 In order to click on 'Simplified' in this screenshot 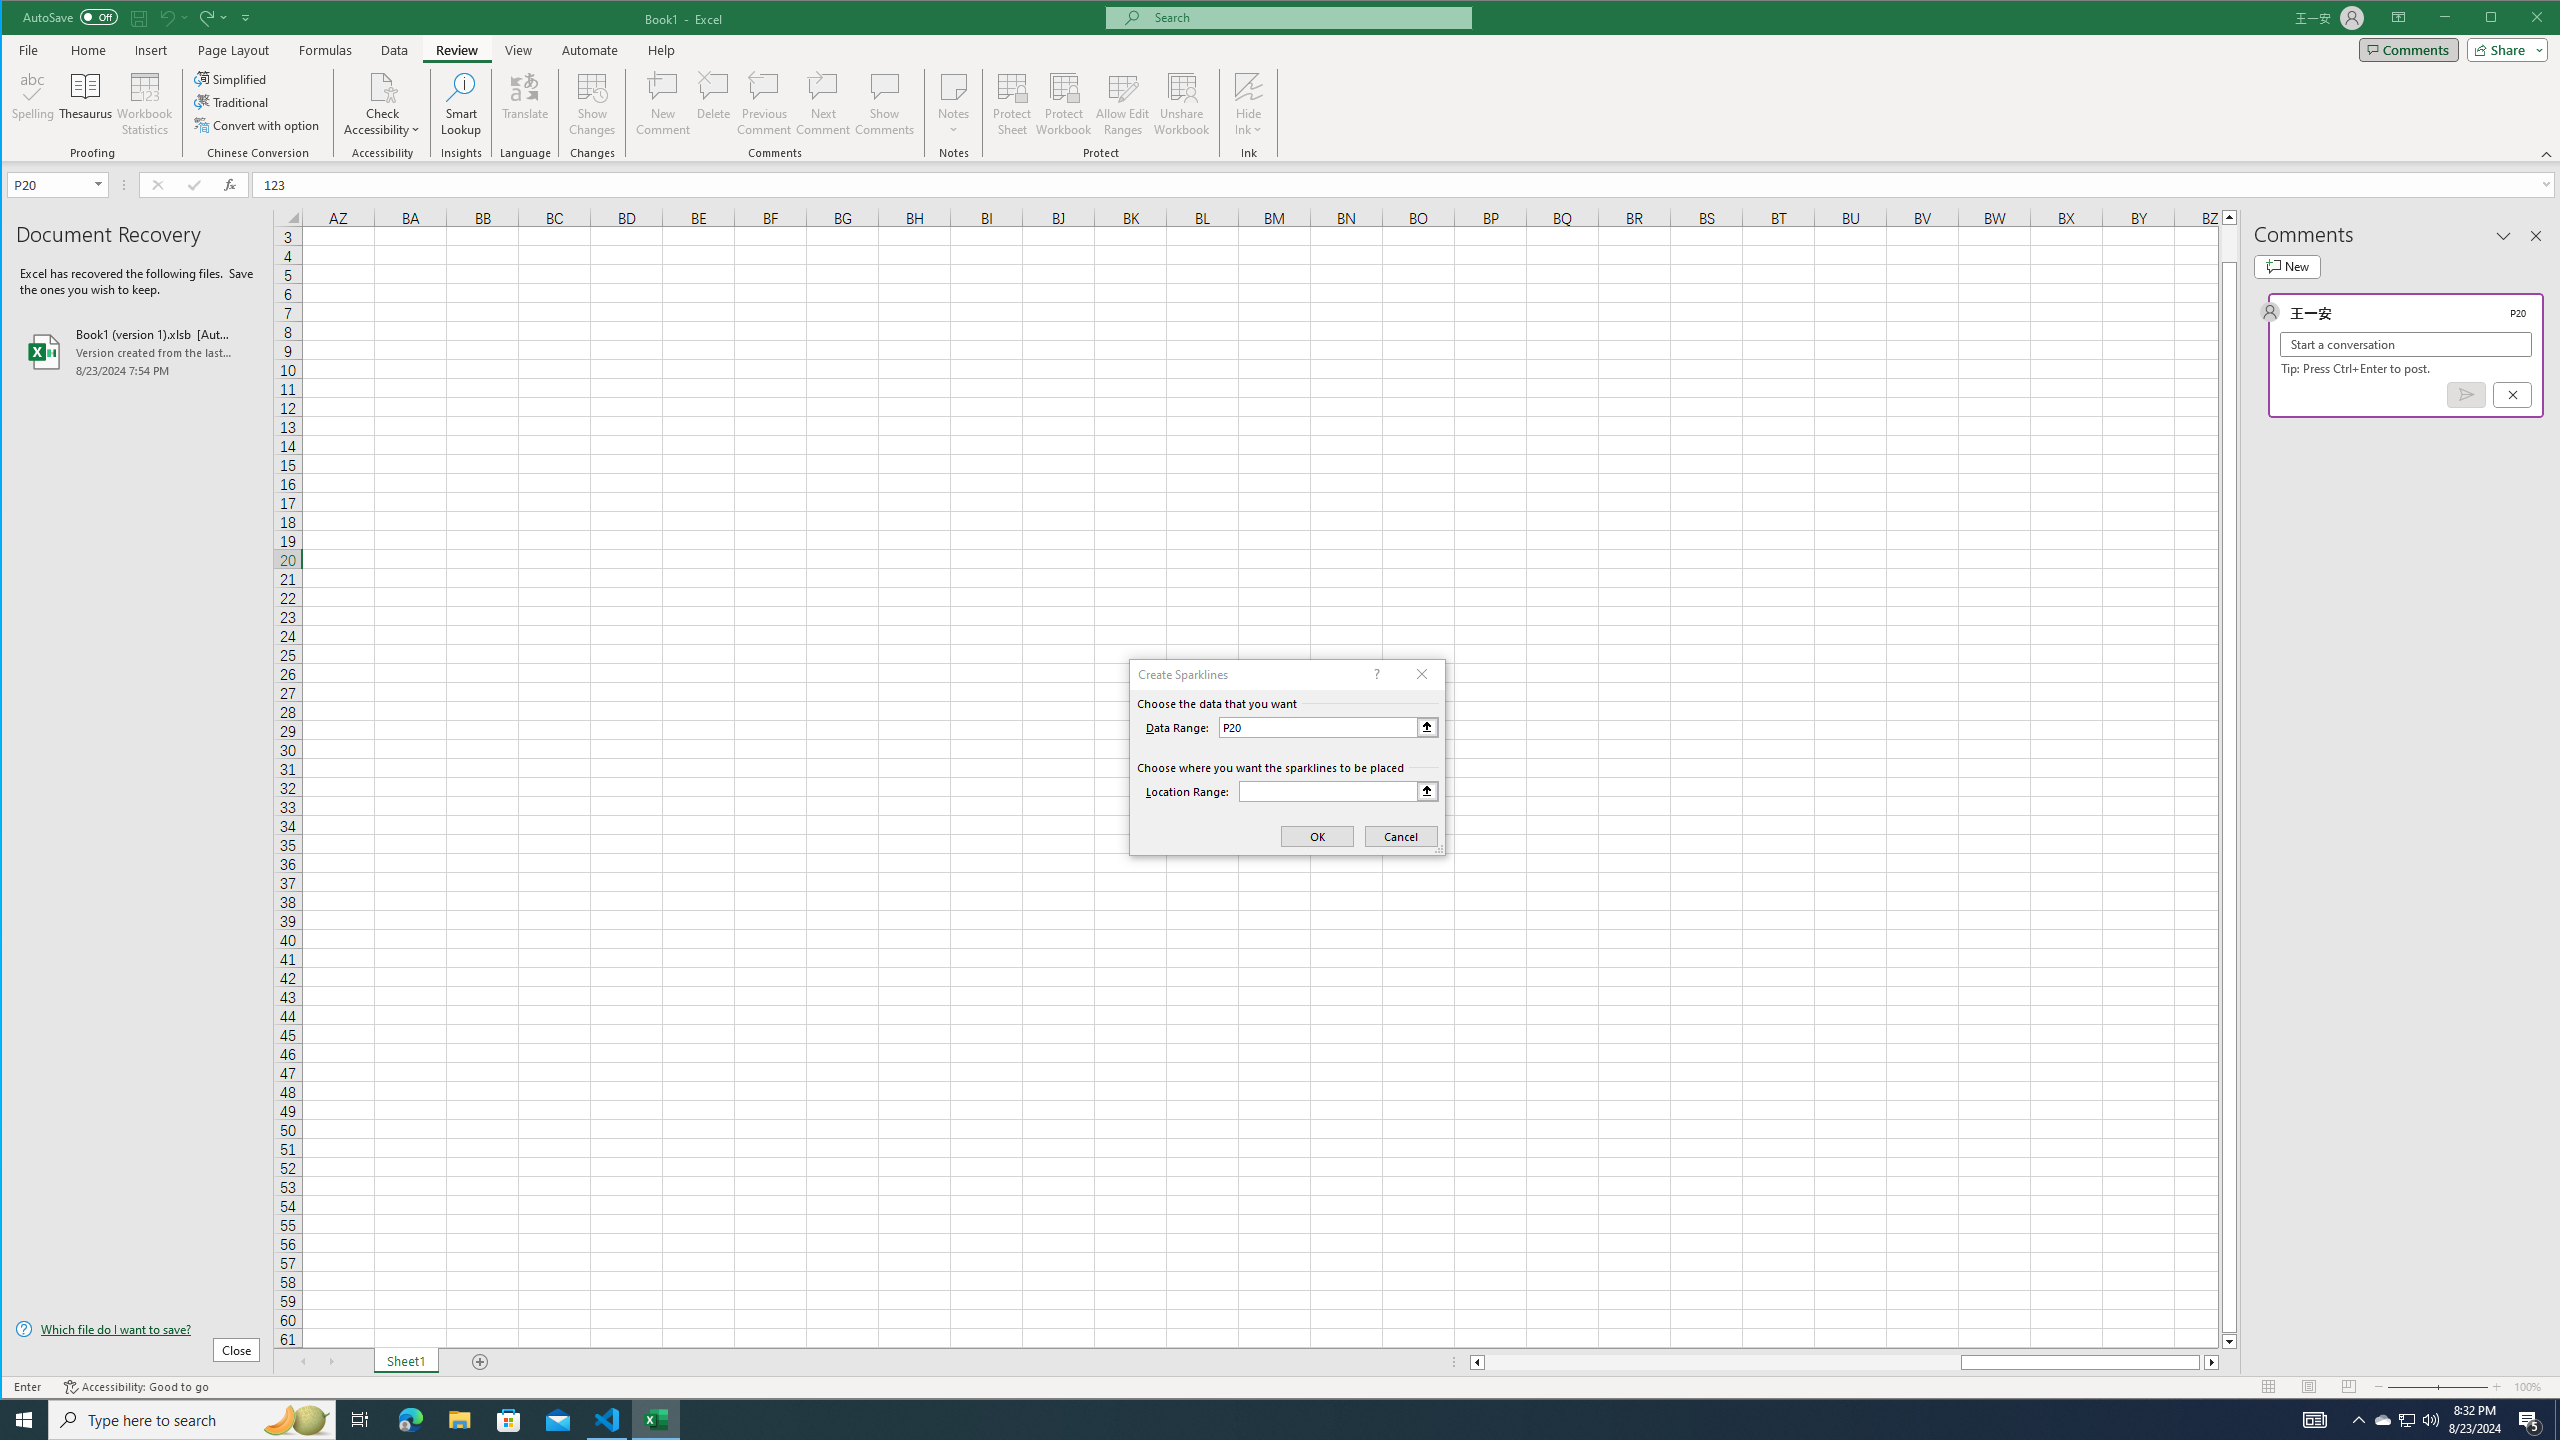, I will do `click(232, 78)`.